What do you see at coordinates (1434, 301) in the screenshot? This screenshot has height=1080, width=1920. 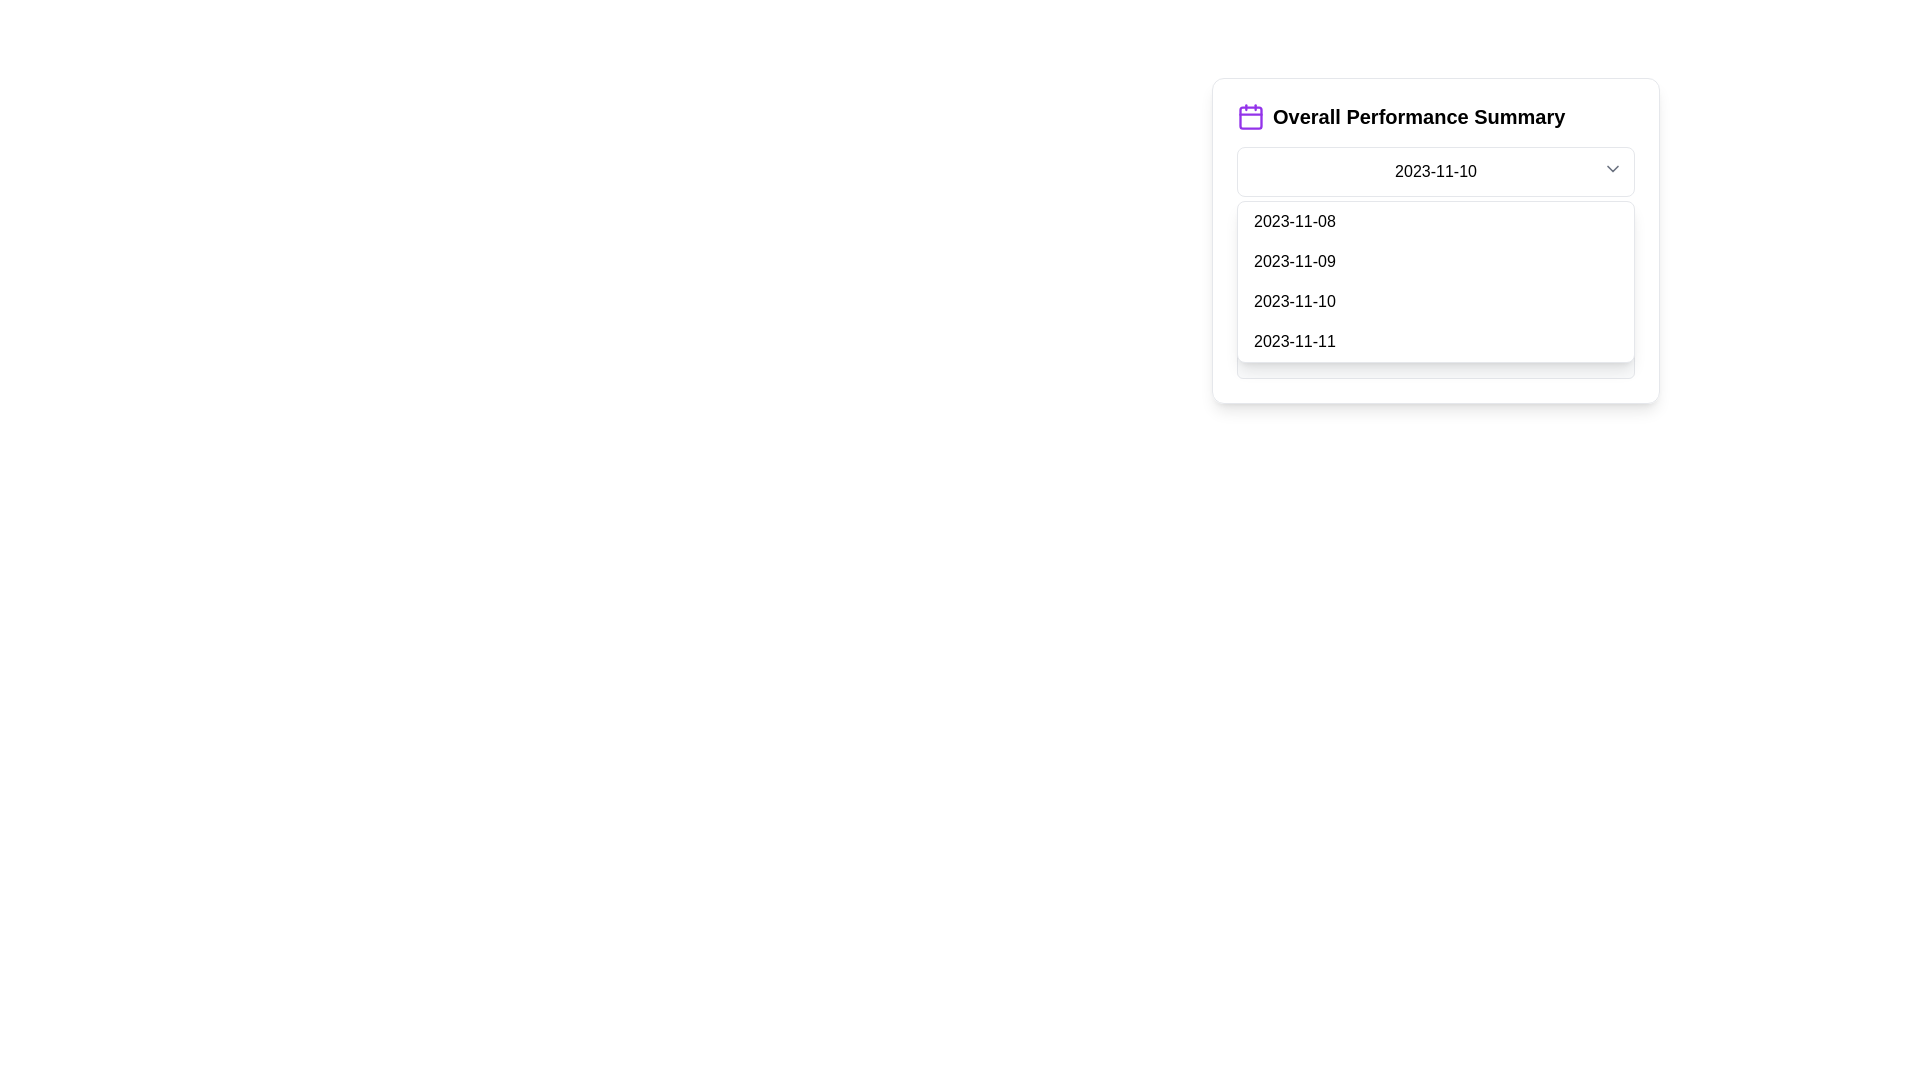 I see `to select the date '2023-11-10' from the dropdown menu under the title 'Overall Performance Summary'` at bounding box center [1434, 301].